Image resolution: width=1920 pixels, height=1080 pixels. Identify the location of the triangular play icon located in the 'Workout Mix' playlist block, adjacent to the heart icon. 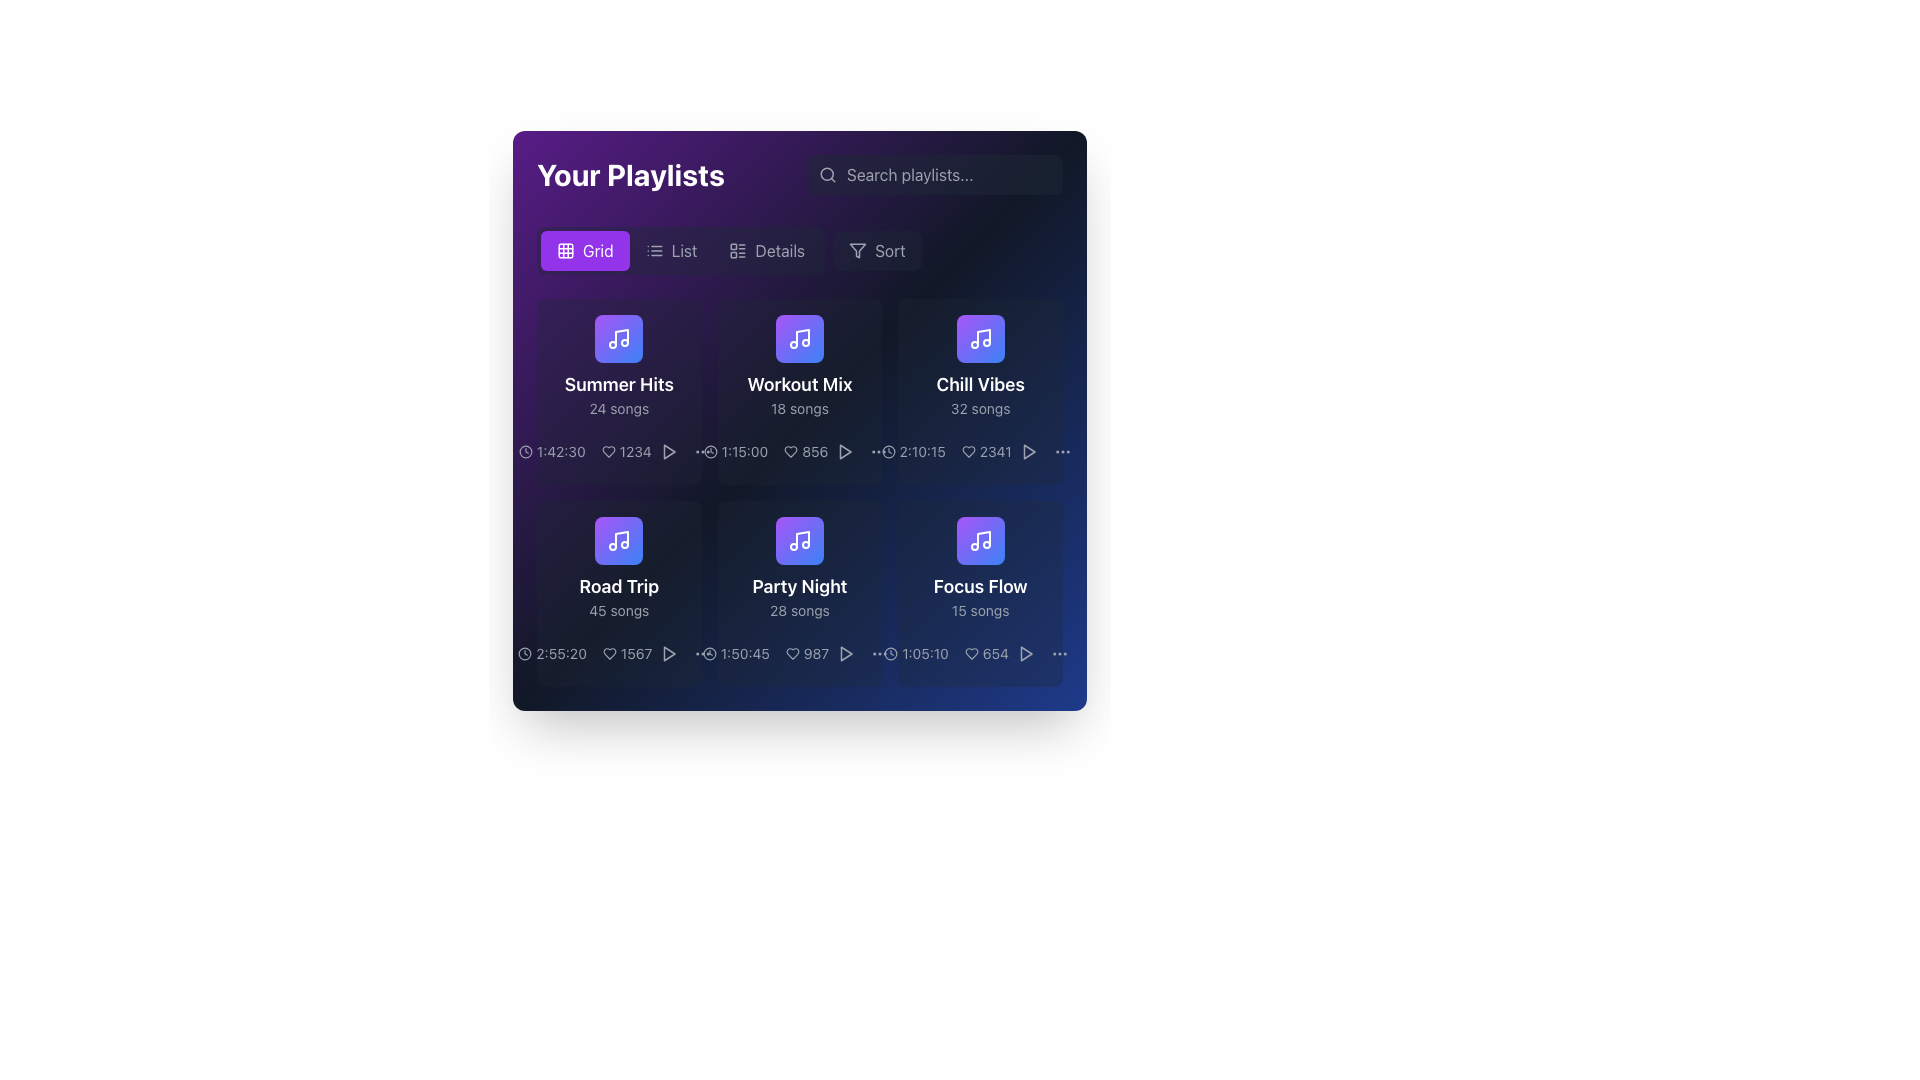
(846, 451).